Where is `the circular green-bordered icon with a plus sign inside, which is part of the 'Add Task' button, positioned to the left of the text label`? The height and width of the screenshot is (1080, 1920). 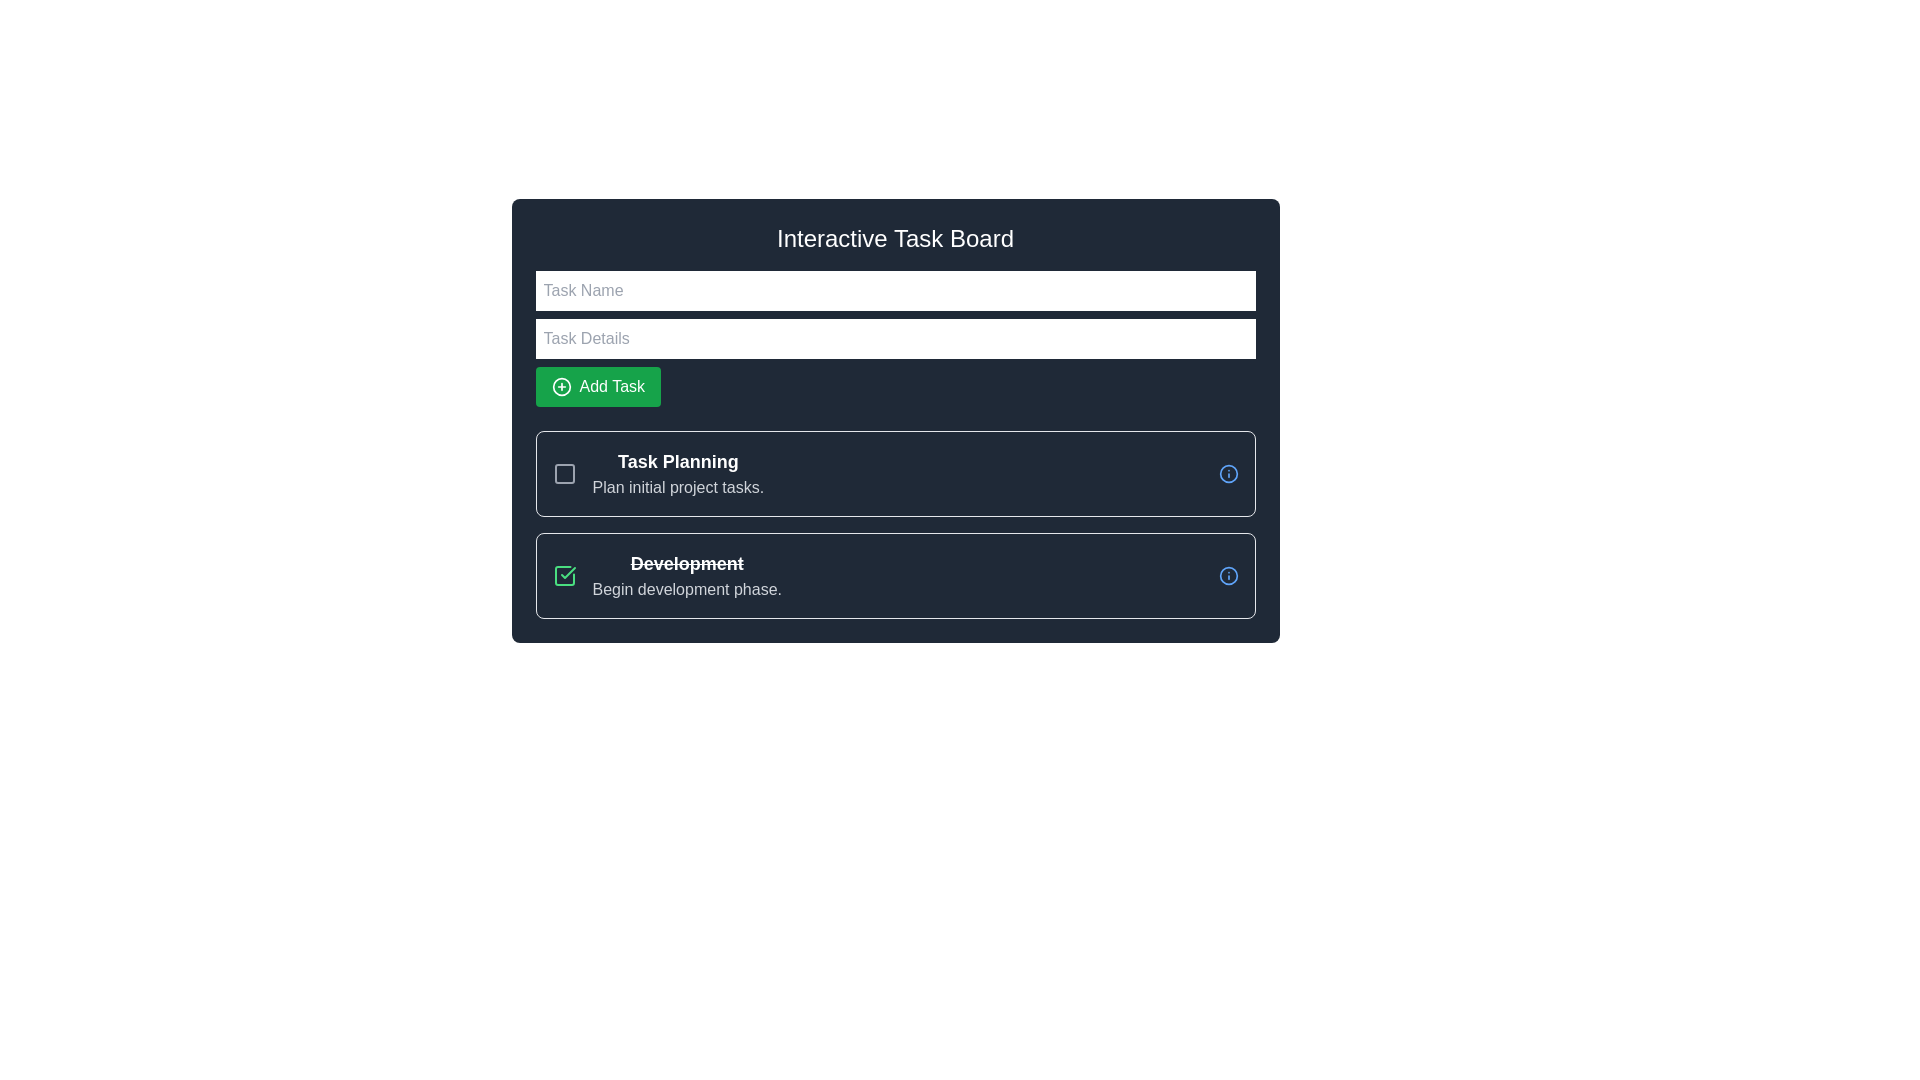 the circular green-bordered icon with a plus sign inside, which is part of the 'Add Task' button, positioned to the left of the text label is located at coordinates (560, 386).